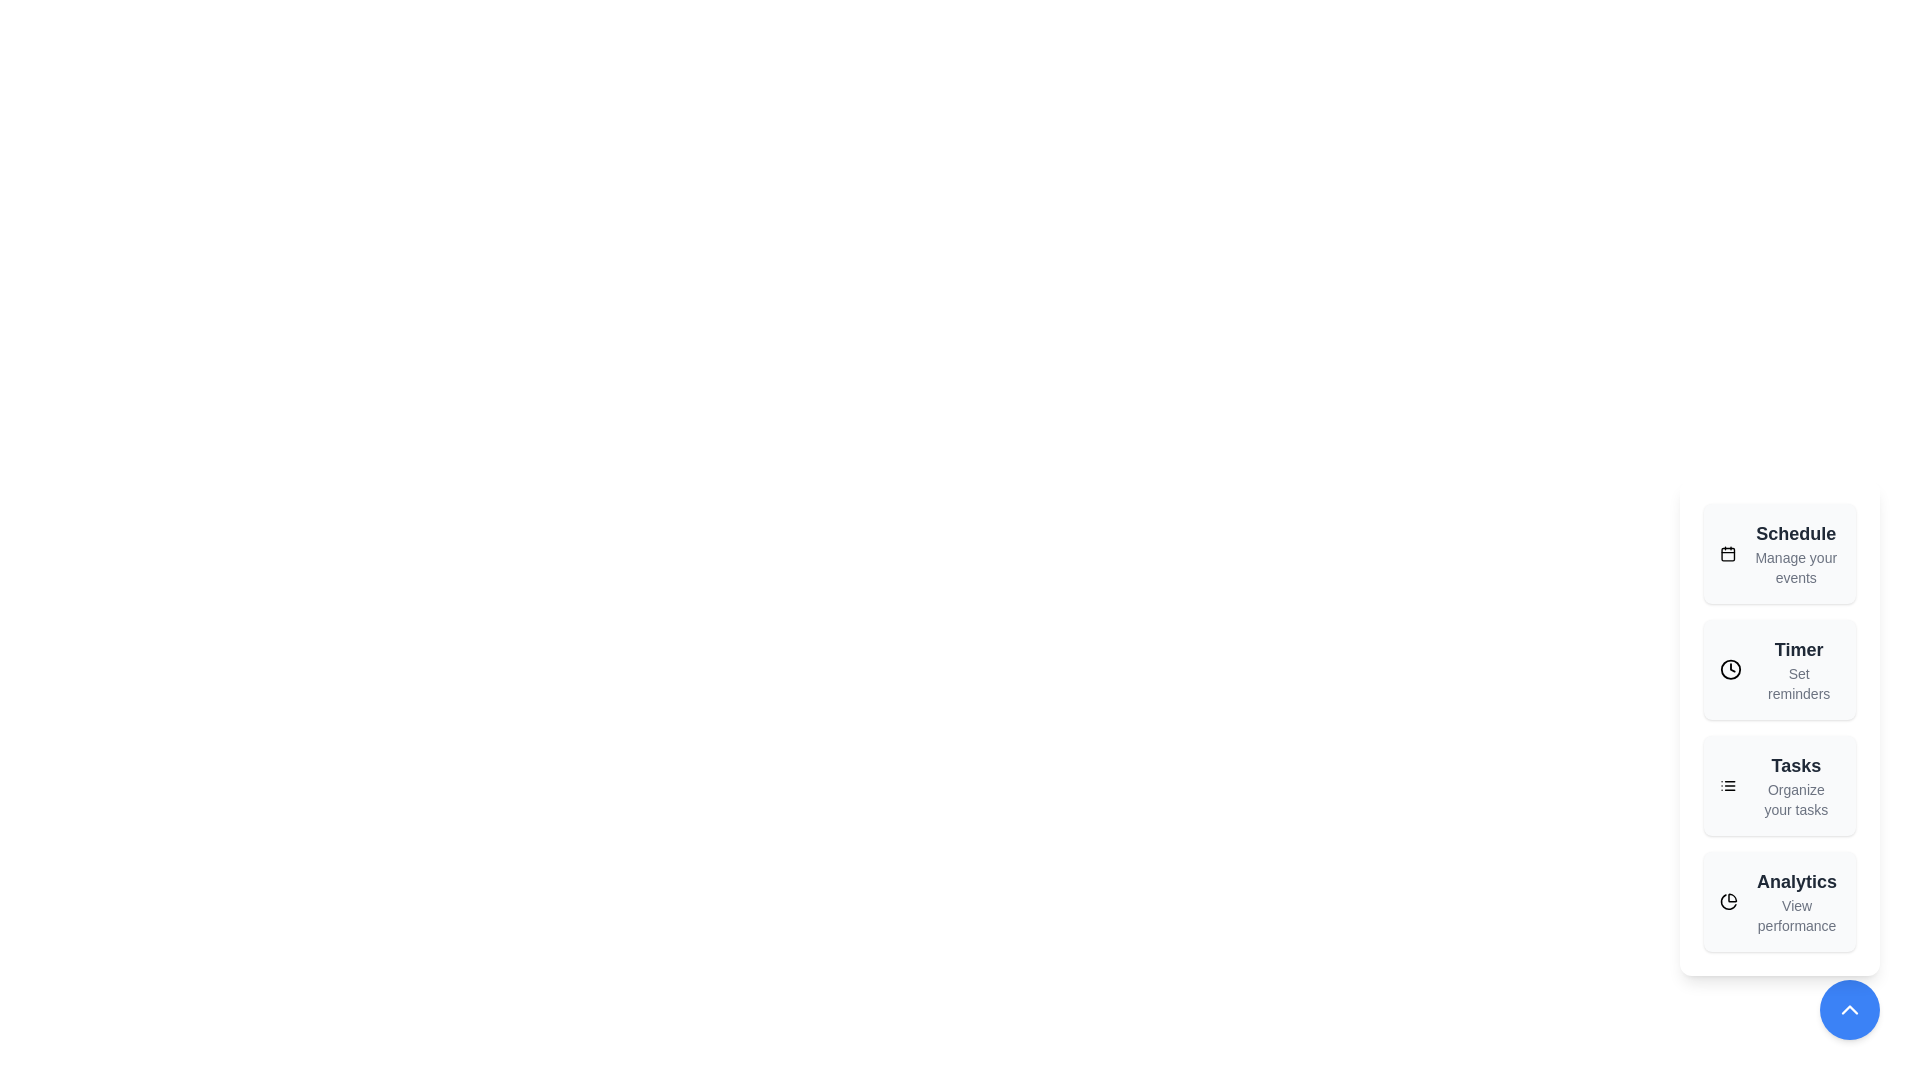 The image size is (1920, 1080). What do you see at coordinates (1780, 554) in the screenshot?
I see `the action item Schedule to preview its details` at bounding box center [1780, 554].